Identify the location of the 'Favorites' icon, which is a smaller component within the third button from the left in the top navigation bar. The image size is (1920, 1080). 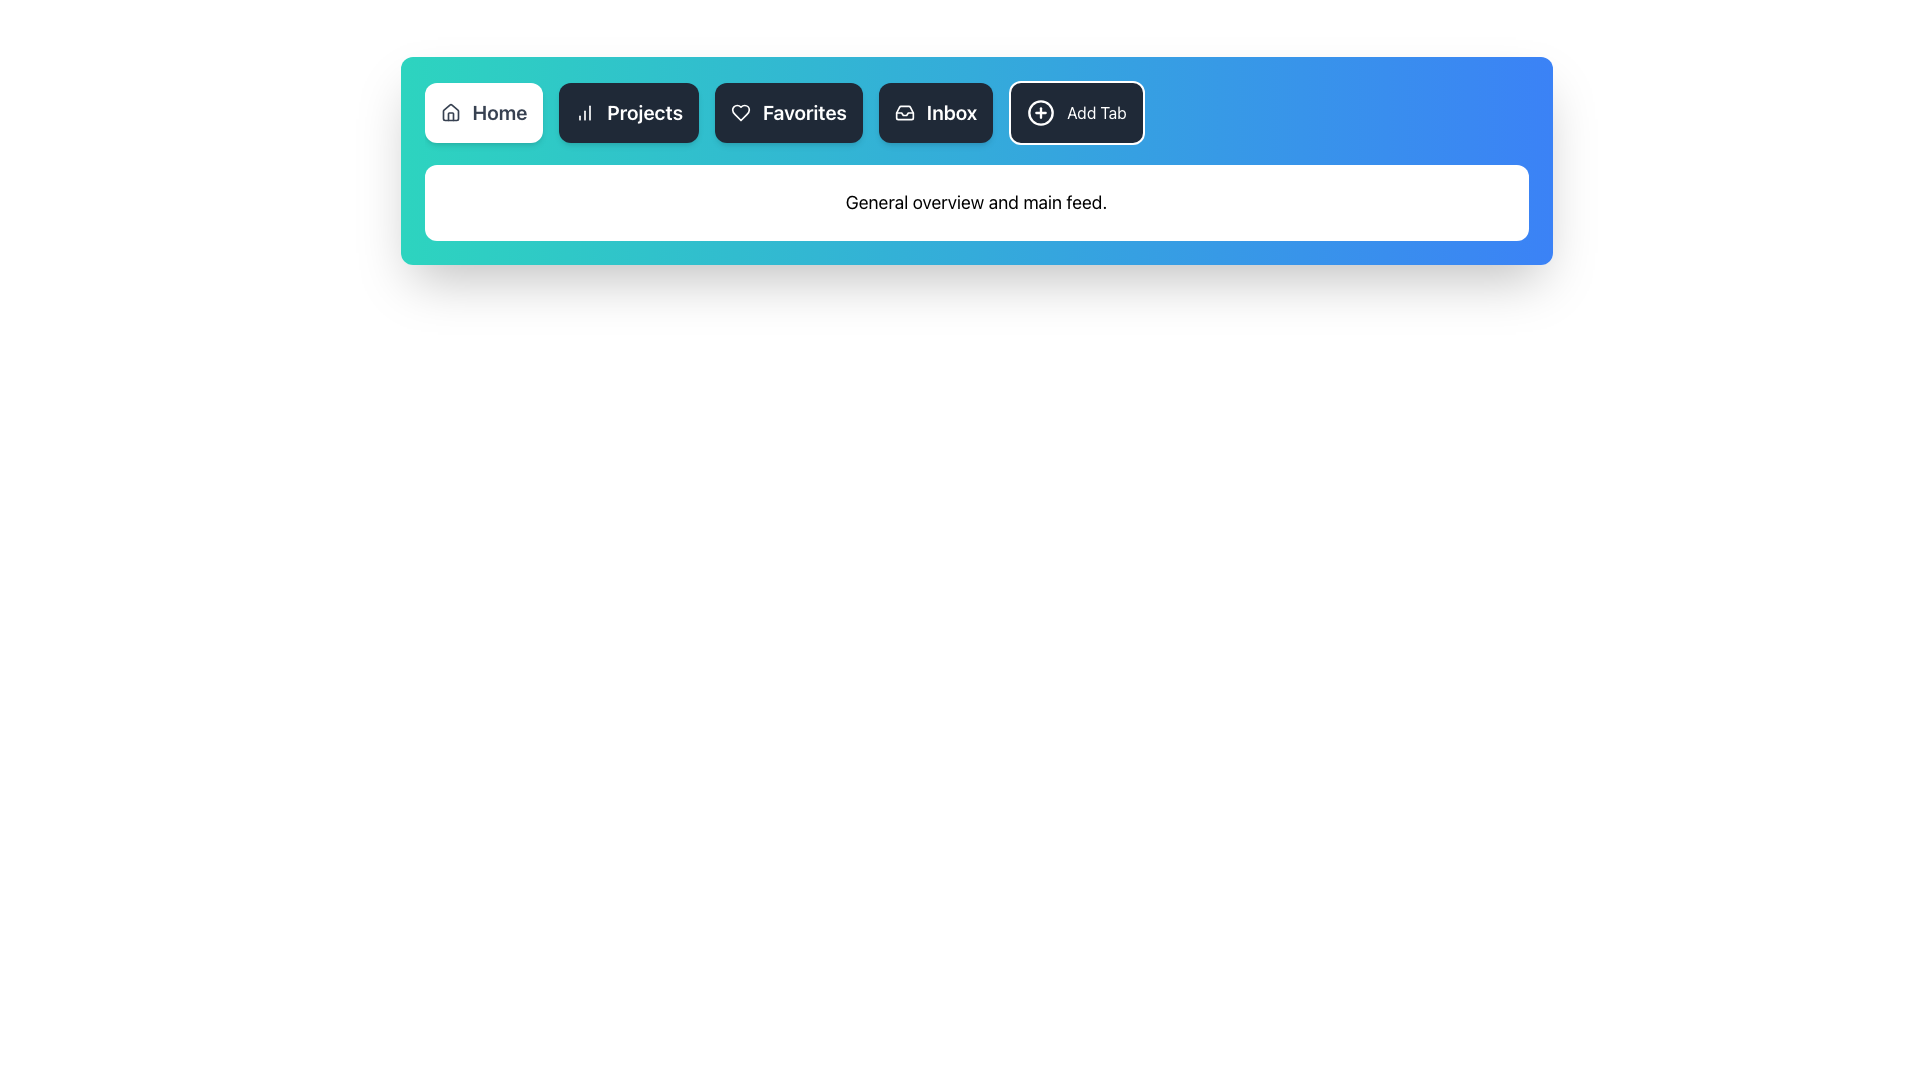
(739, 112).